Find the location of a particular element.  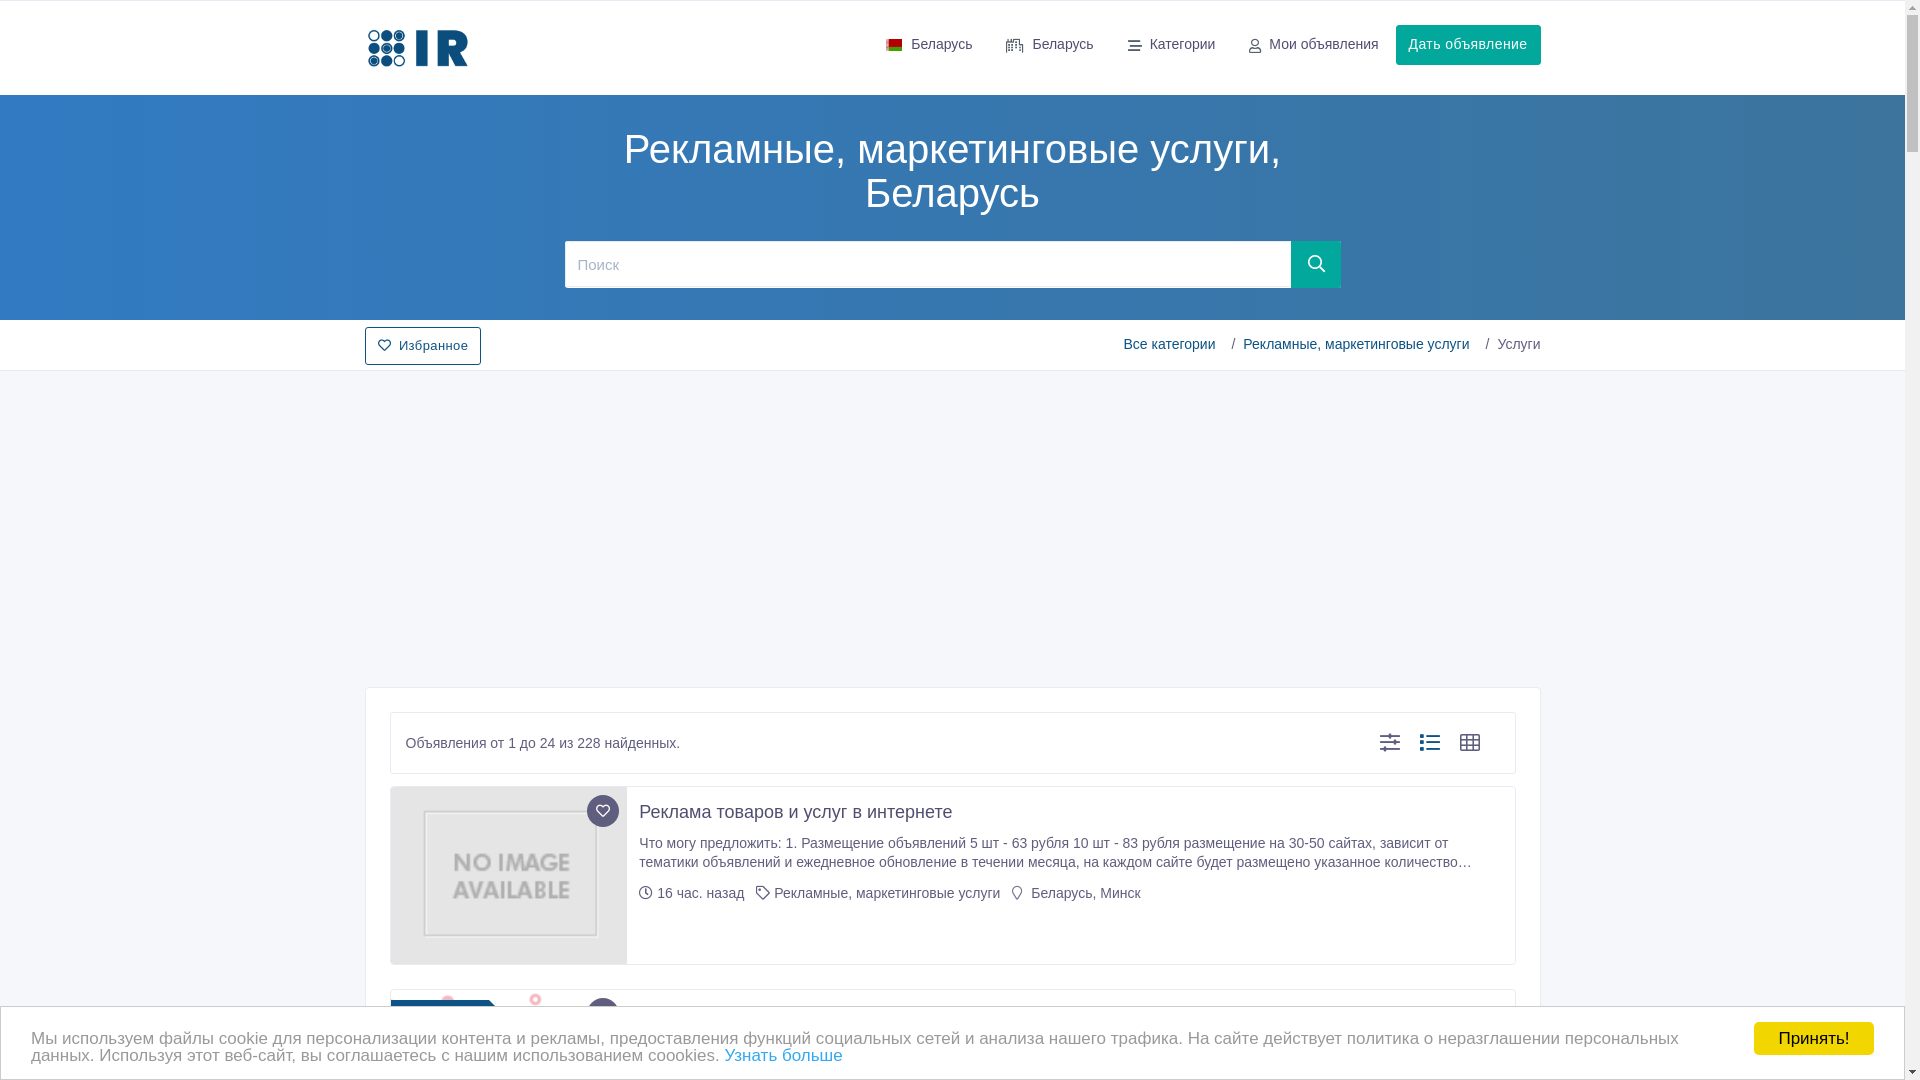

'Add to favorite' is located at coordinates (602, 810).